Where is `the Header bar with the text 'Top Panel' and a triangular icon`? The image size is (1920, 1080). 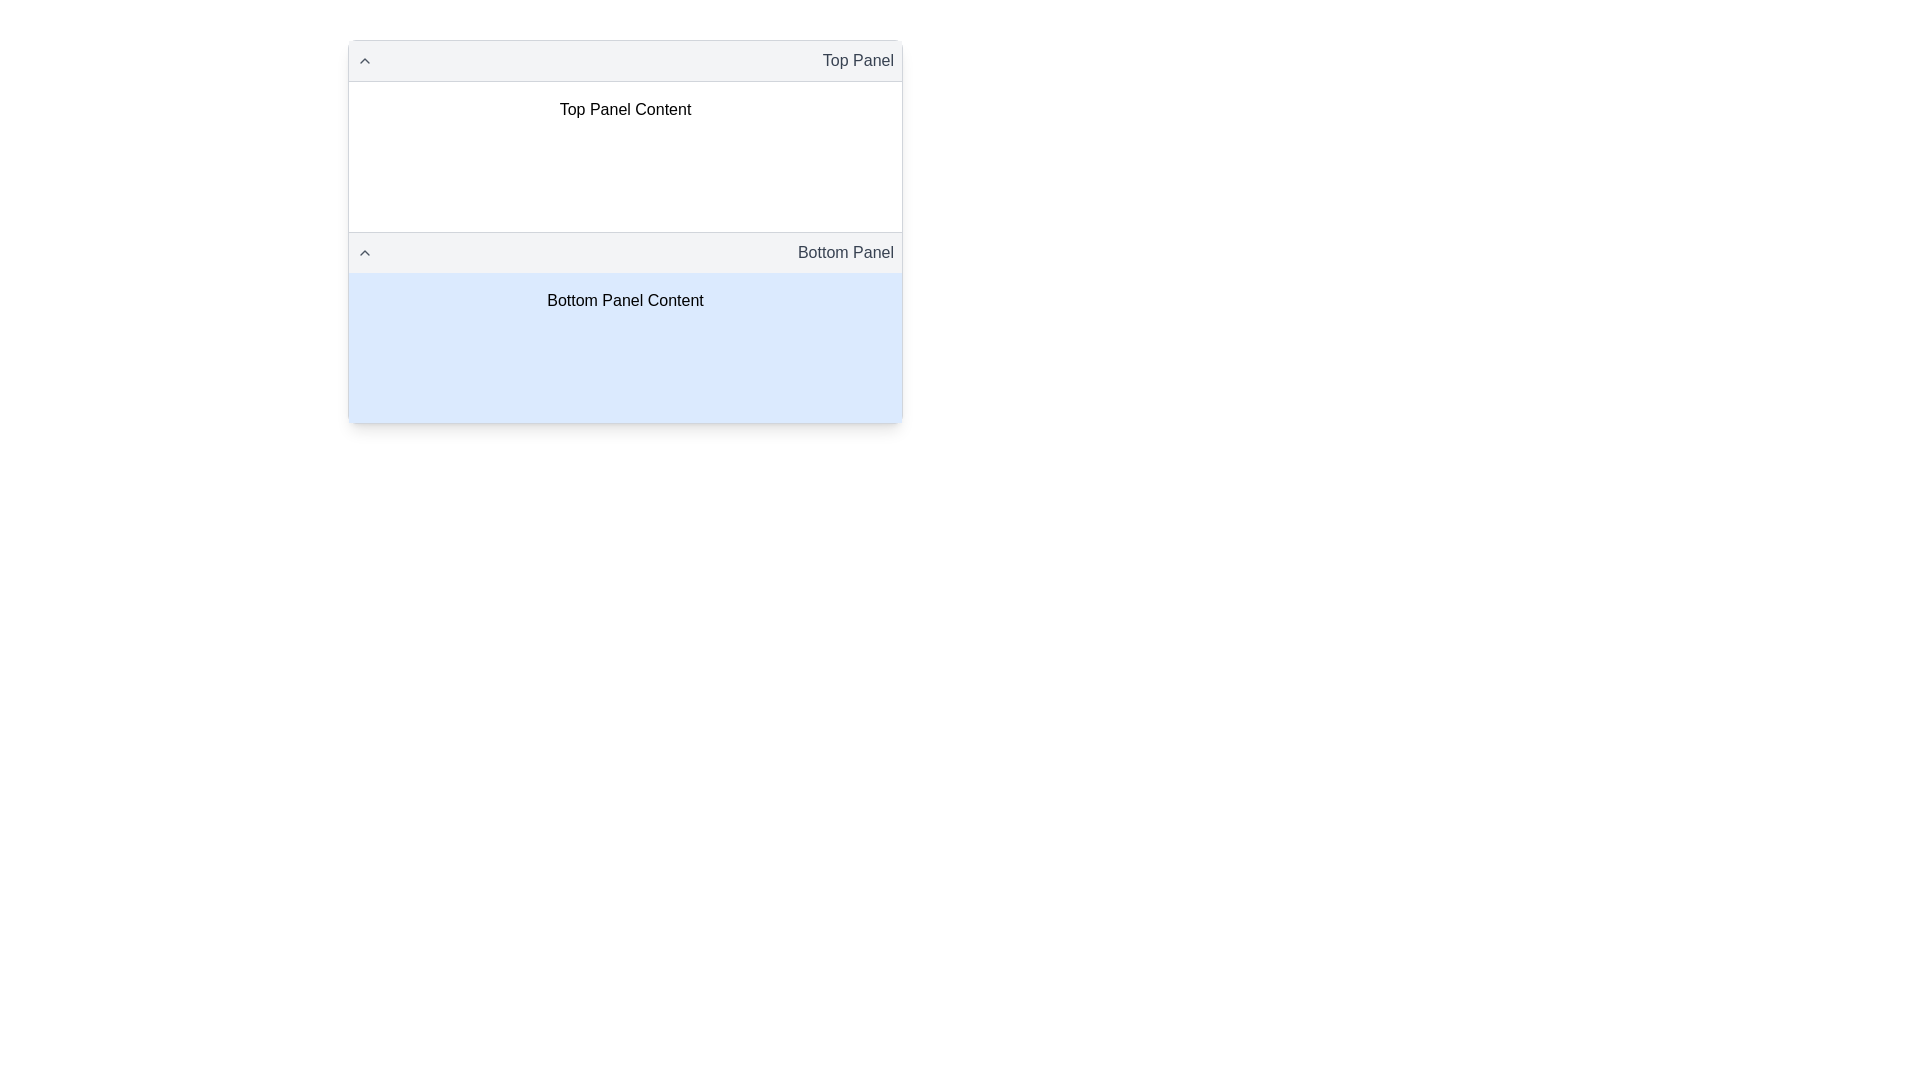 the Header bar with the text 'Top Panel' and a triangular icon is located at coordinates (624, 60).